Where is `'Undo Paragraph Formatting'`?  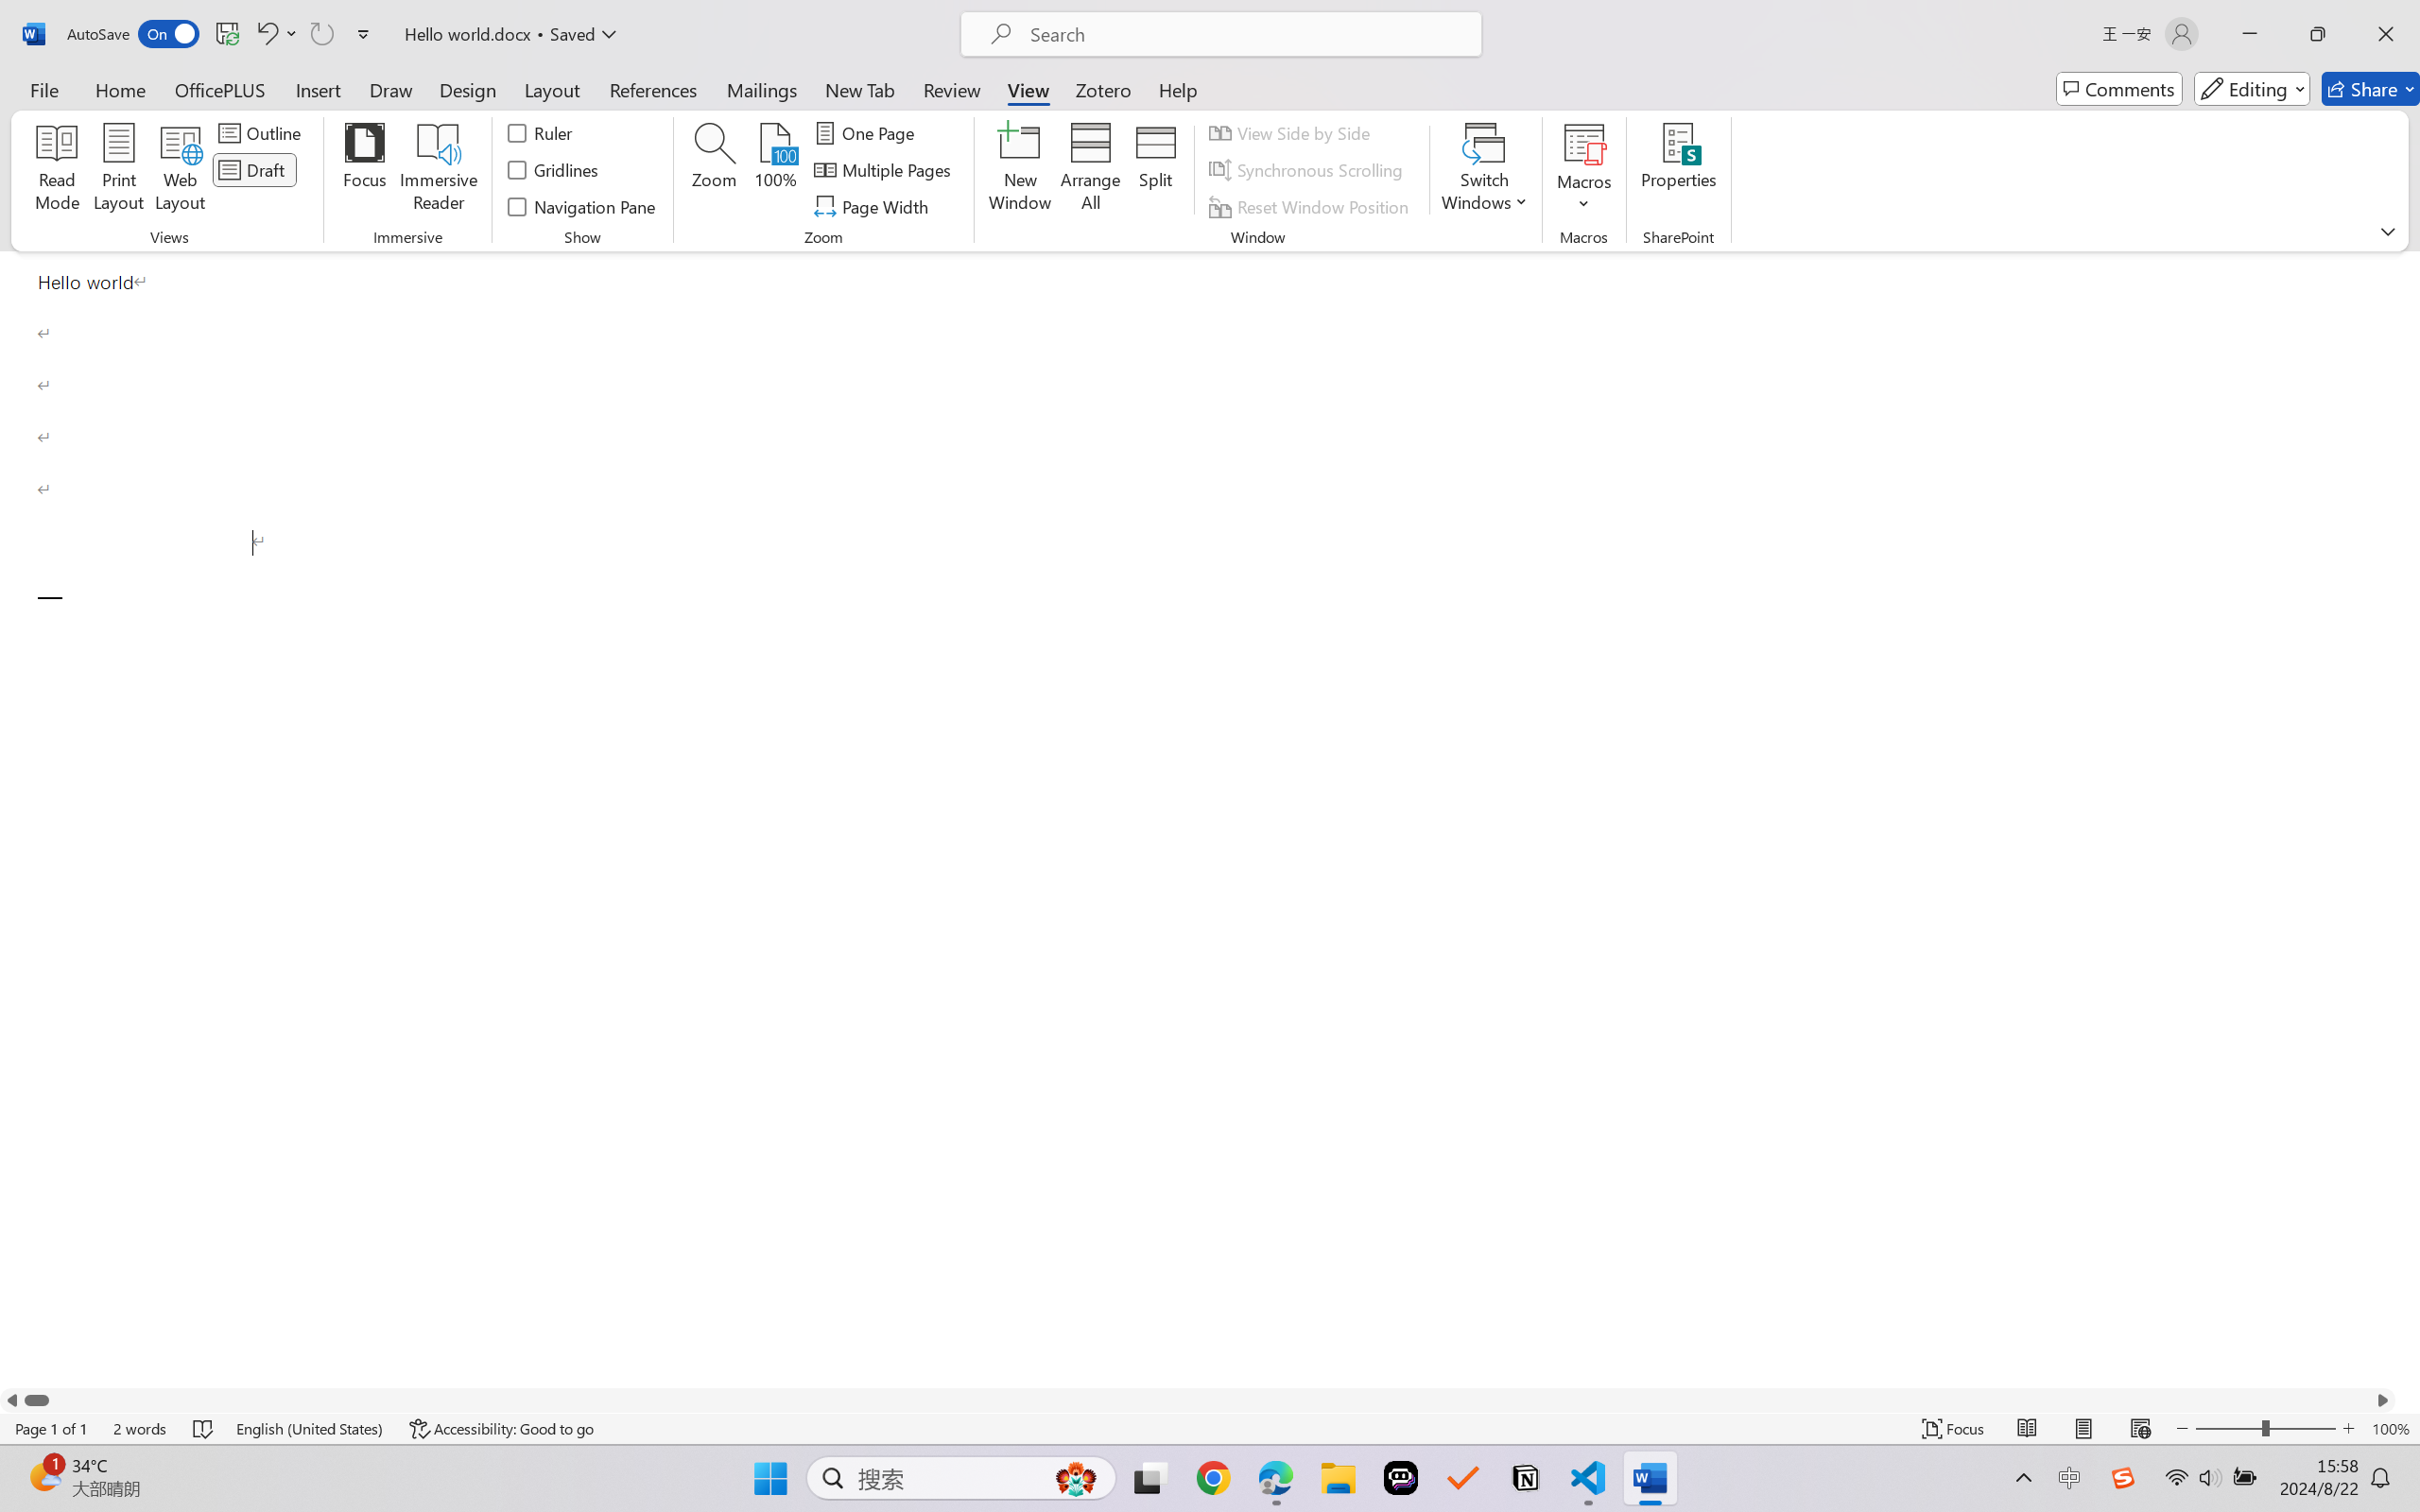
'Undo Paragraph Formatting' is located at coordinates (274, 33).